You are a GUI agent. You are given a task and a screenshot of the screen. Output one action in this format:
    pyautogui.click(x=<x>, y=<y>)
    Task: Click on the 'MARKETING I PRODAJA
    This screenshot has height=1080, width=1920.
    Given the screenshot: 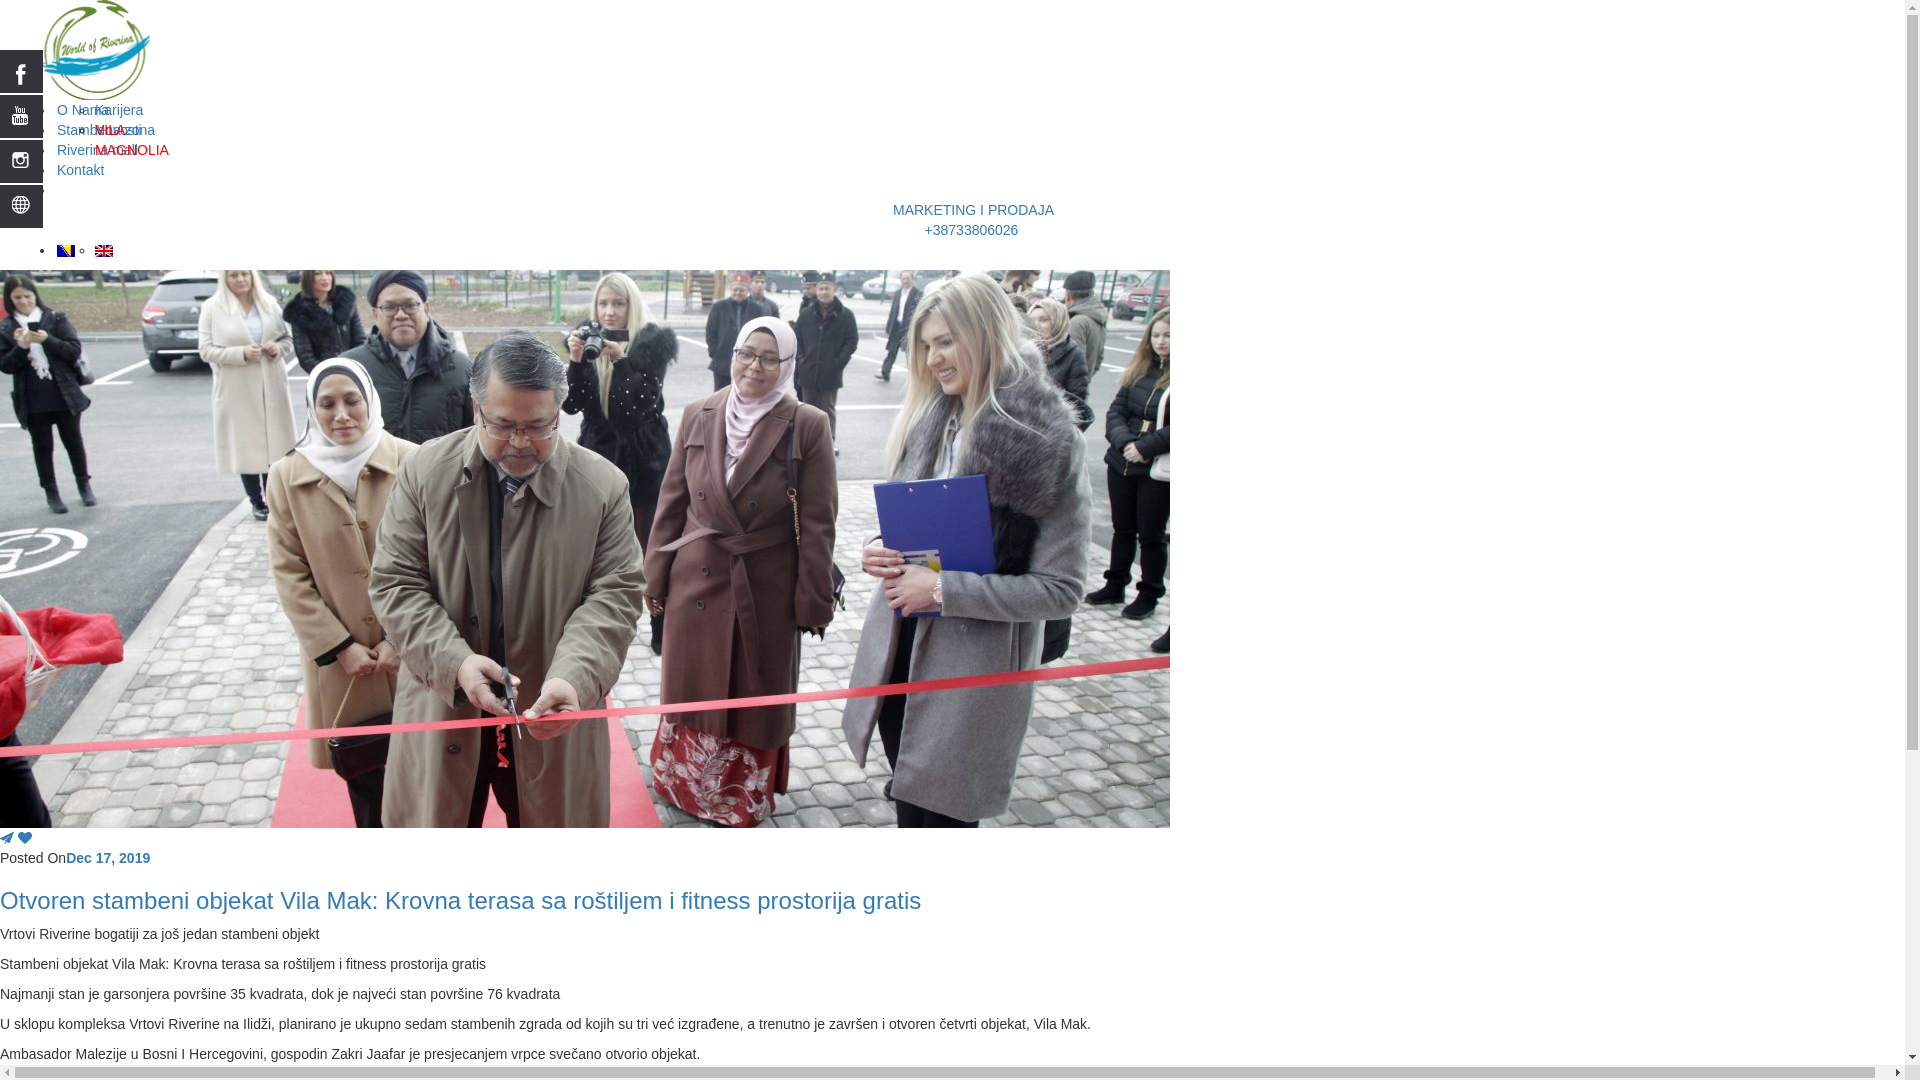 What is the action you would take?
    pyautogui.click(x=972, y=219)
    